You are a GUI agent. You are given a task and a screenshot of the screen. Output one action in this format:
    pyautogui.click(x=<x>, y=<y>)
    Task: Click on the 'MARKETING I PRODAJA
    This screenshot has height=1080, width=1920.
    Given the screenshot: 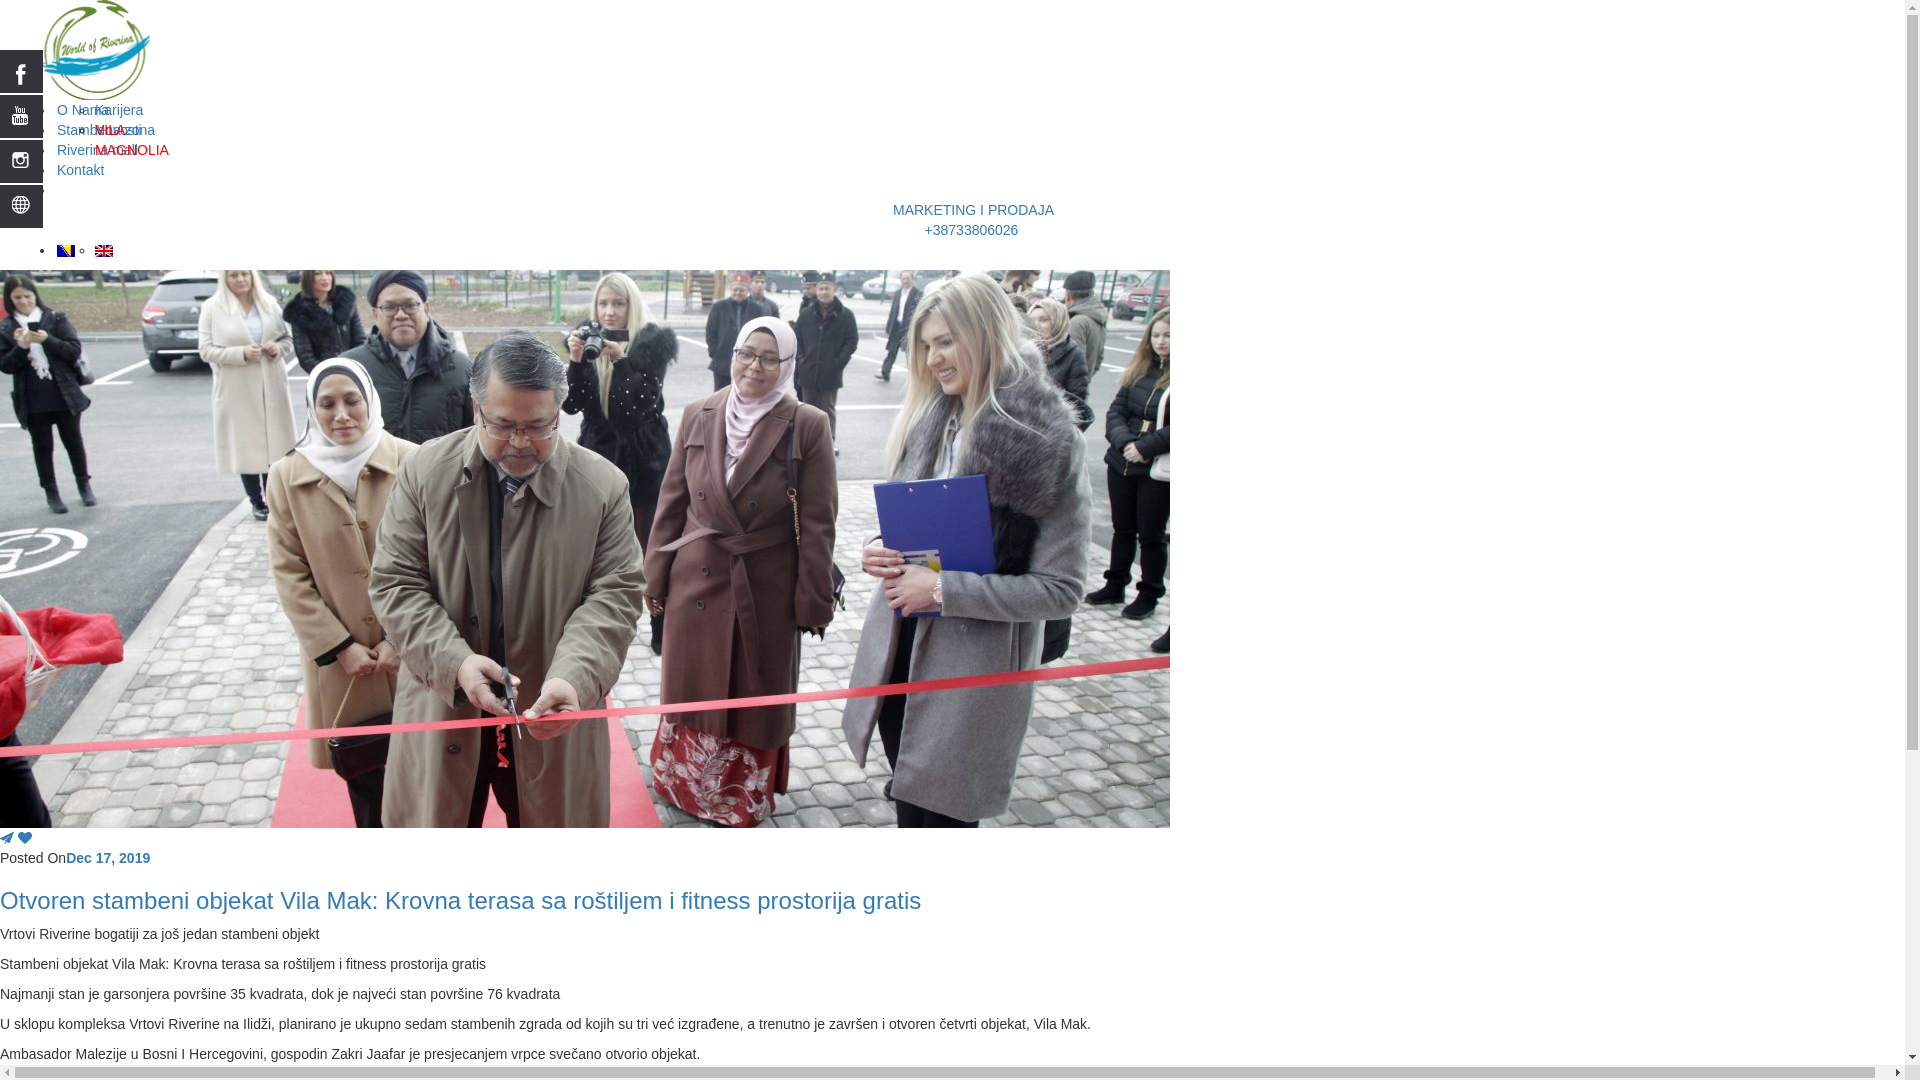 What is the action you would take?
    pyautogui.click(x=972, y=219)
    